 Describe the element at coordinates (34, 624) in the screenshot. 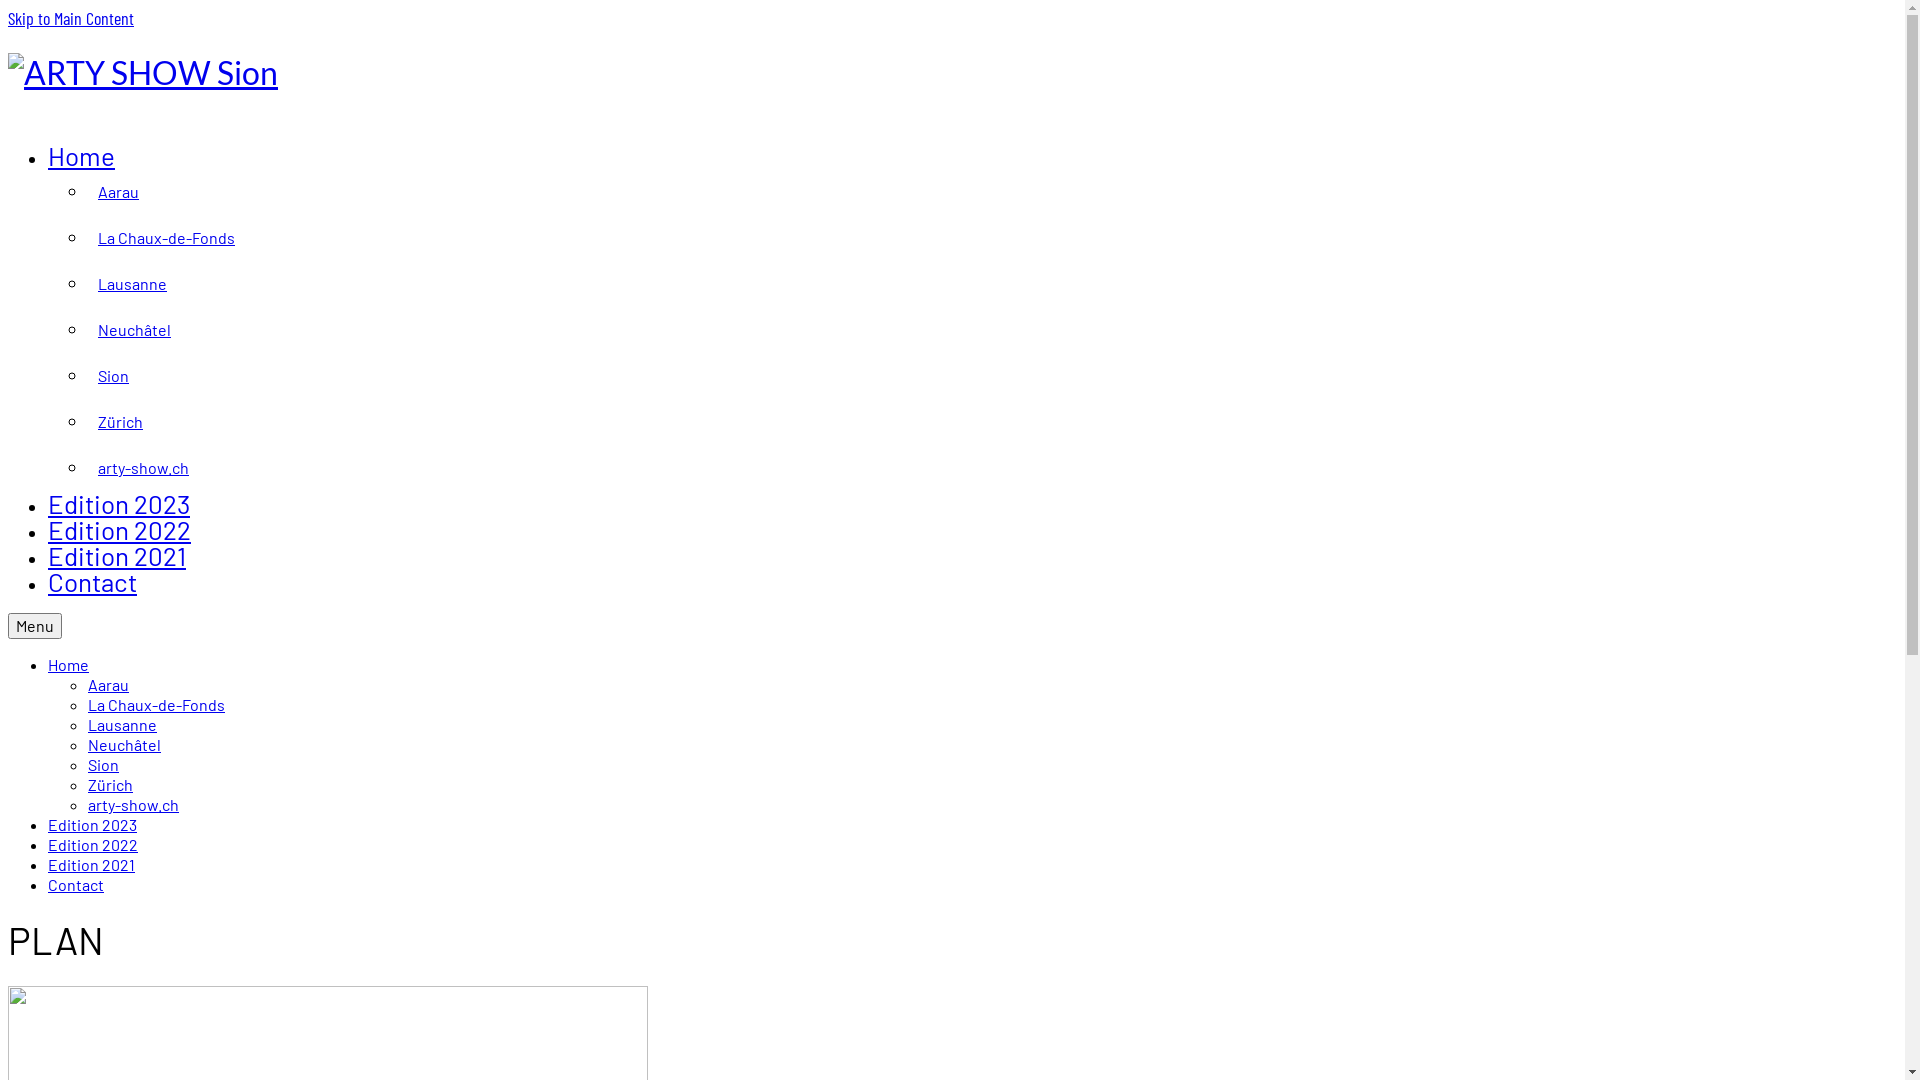

I see `'Menu'` at that location.